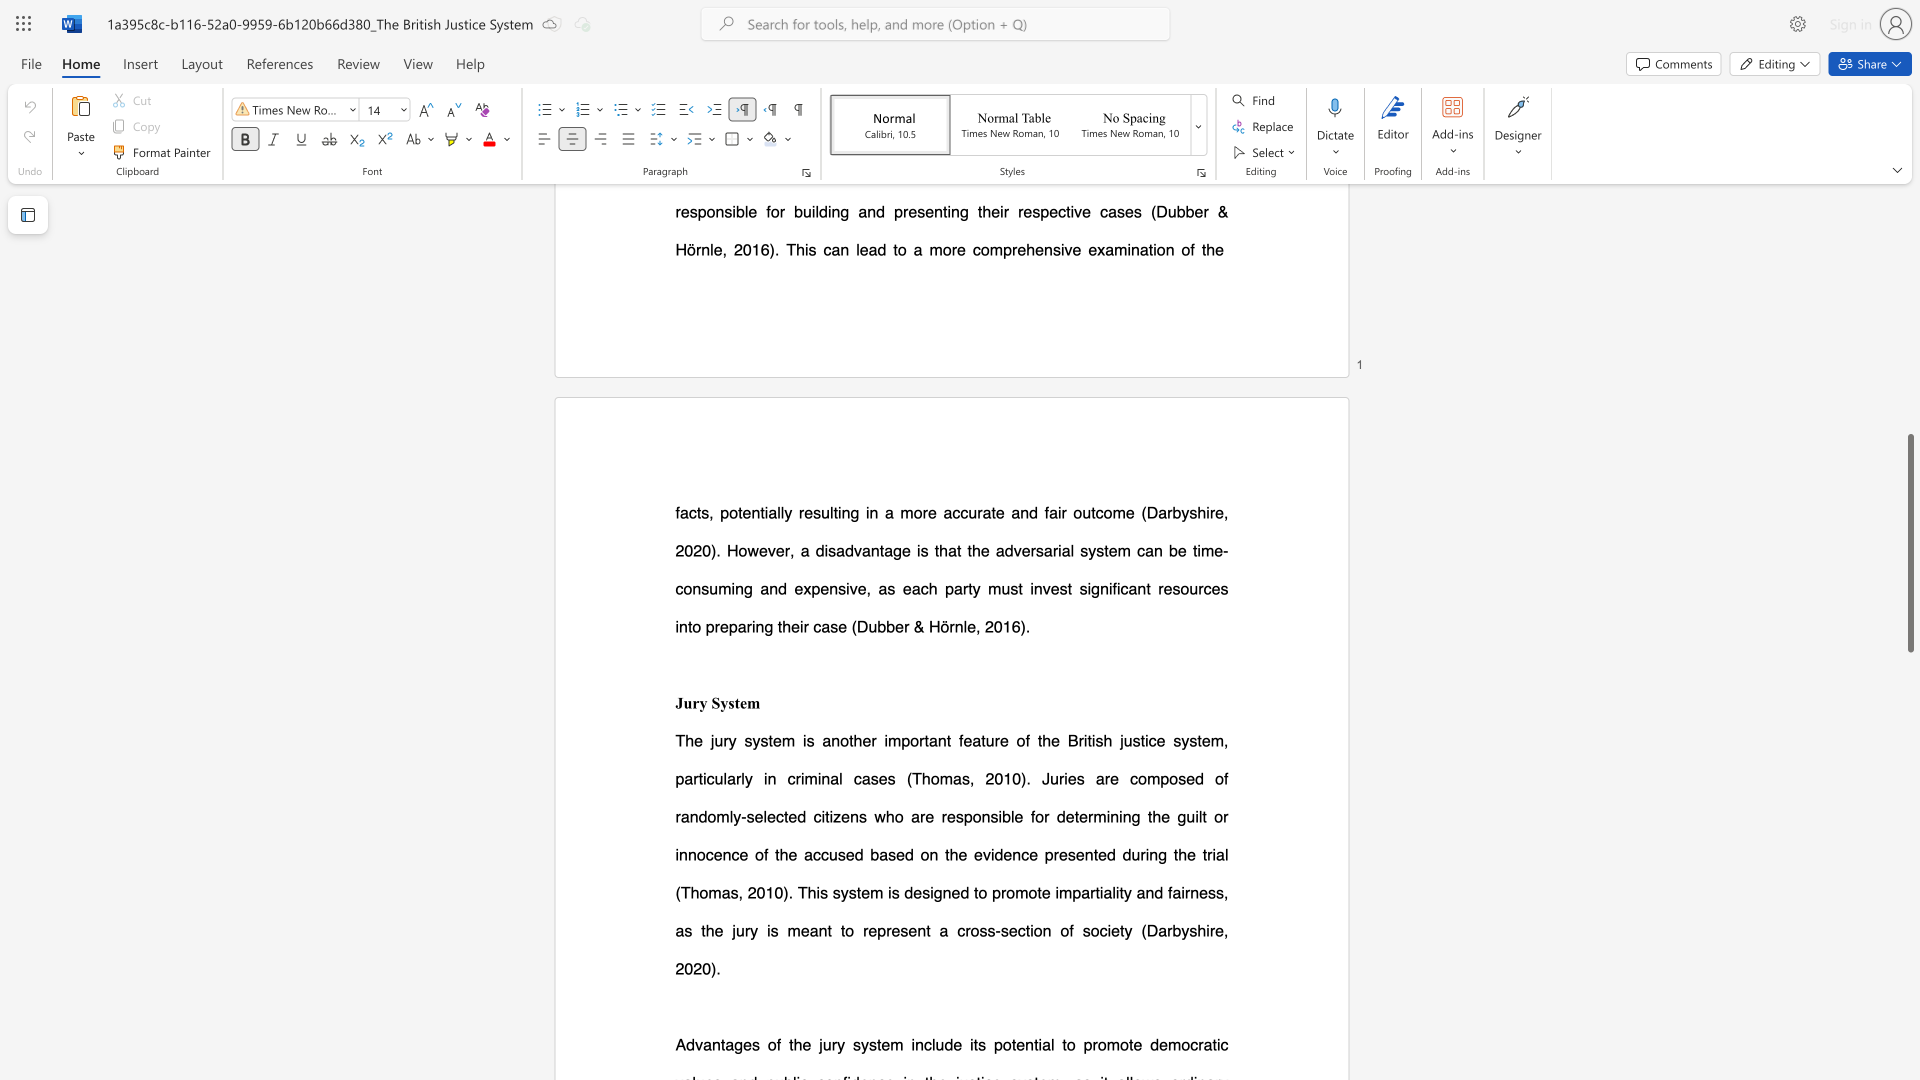 This screenshot has width=1920, height=1080. What do you see at coordinates (1909, 100) in the screenshot?
I see `the side scrollbar to bring the page up` at bounding box center [1909, 100].